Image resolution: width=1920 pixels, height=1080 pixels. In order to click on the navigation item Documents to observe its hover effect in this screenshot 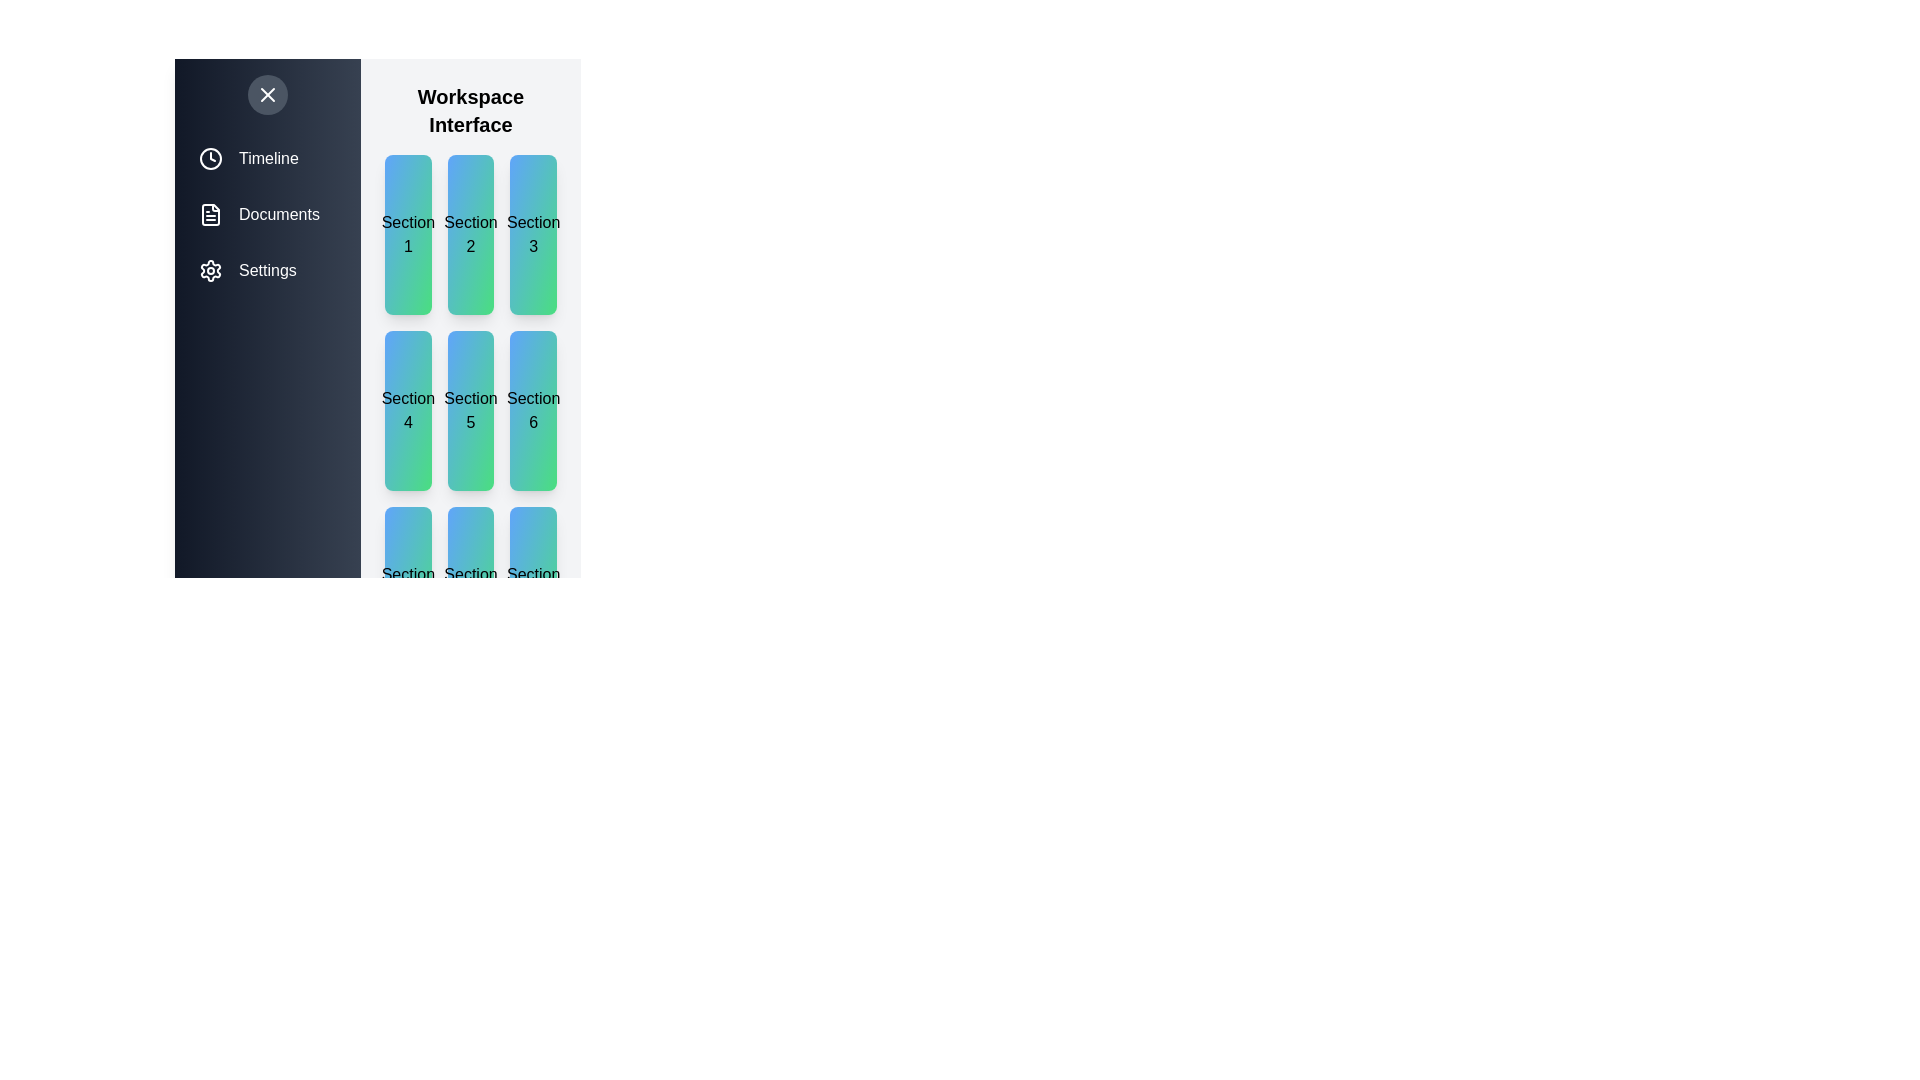, I will do `click(267, 215)`.